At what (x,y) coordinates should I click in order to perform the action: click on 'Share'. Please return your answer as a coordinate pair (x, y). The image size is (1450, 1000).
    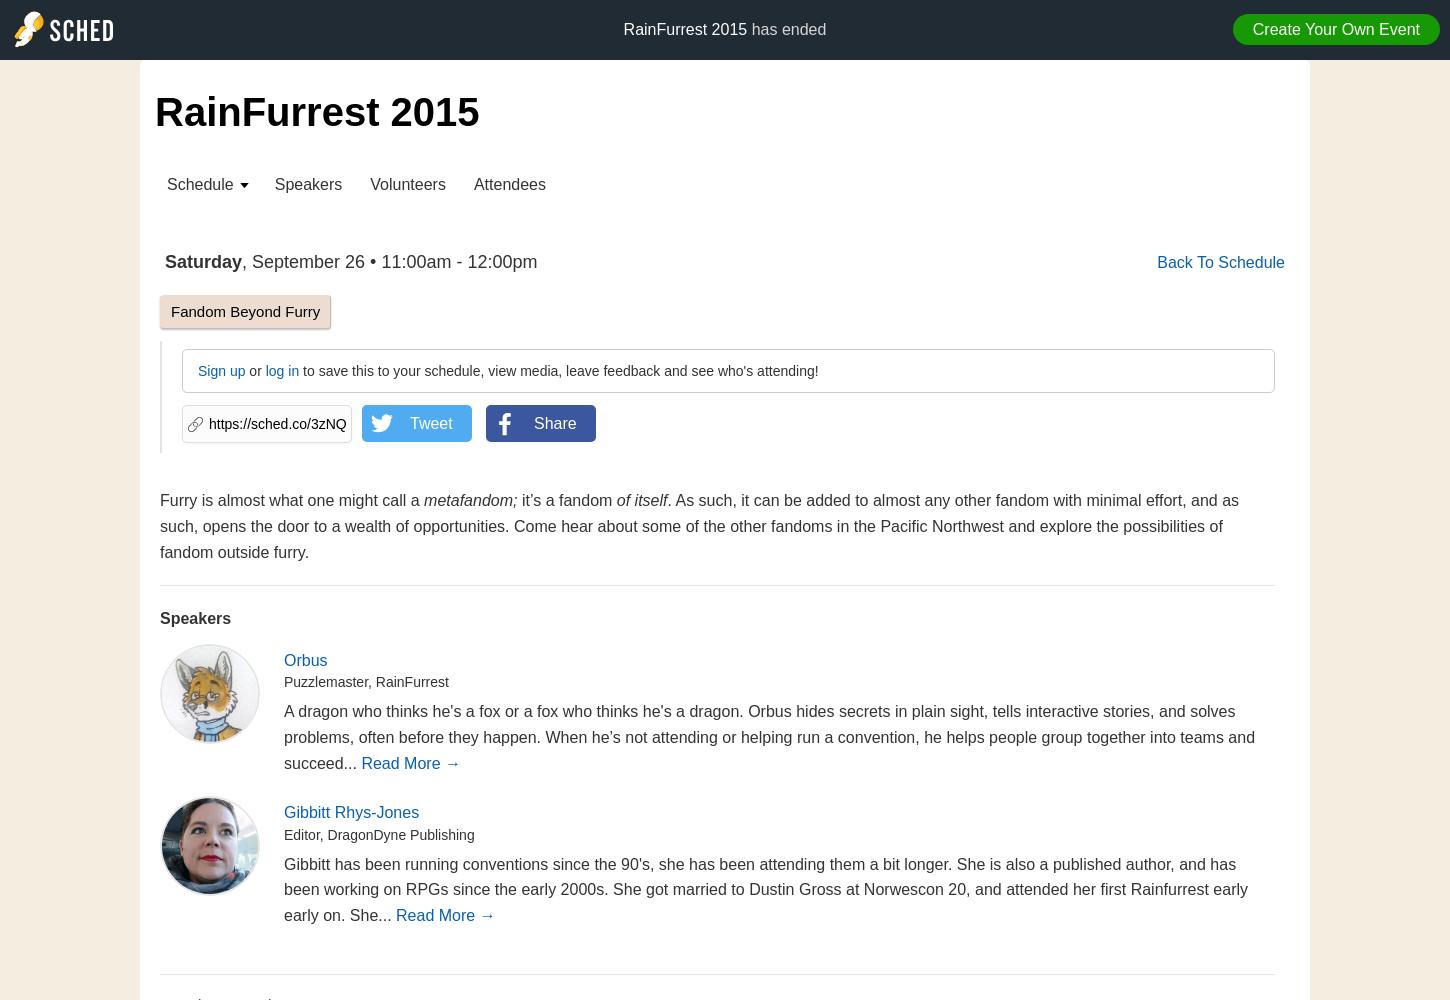
    Looking at the image, I should click on (534, 423).